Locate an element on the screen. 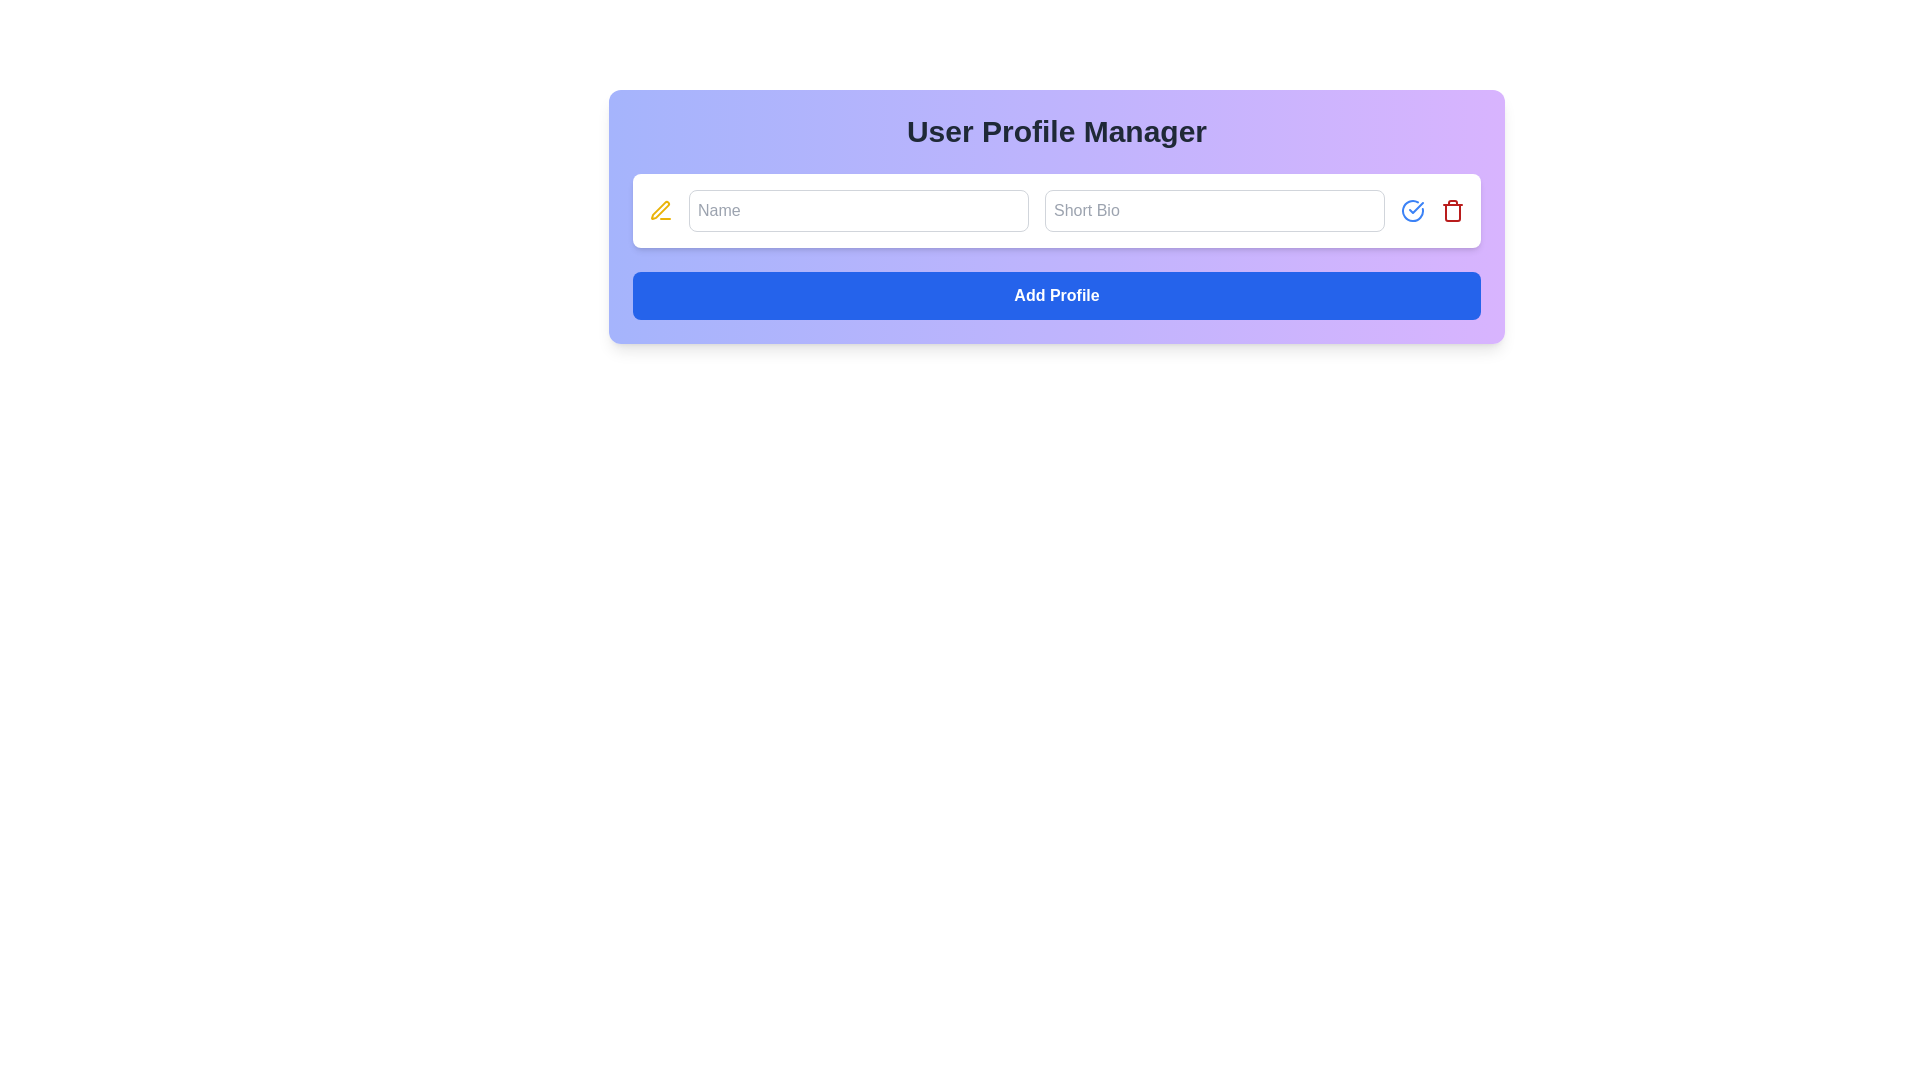 Image resolution: width=1920 pixels, height=1080 pixels. the yellow filled pen icon within the profile manager interface, located to the left of the 'Name' input field is located at coordinates (660, 210).